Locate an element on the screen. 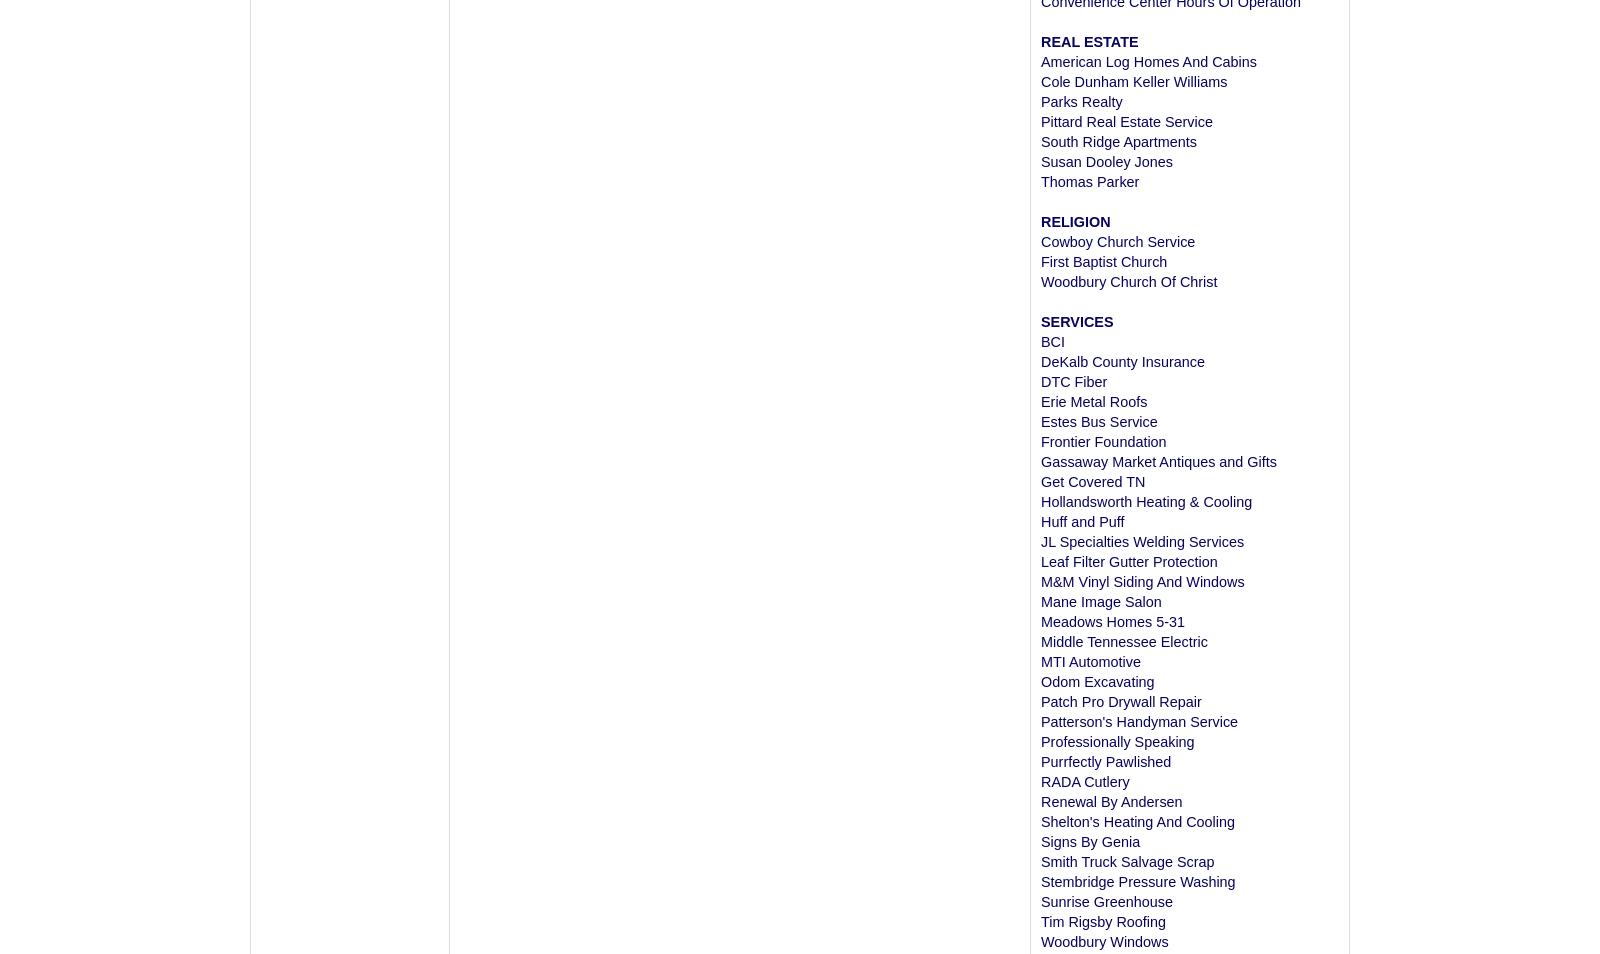 The width and height of the screenshot is (1600, 954). 'Thomas Parker' is located at coordinates (1090, 181).